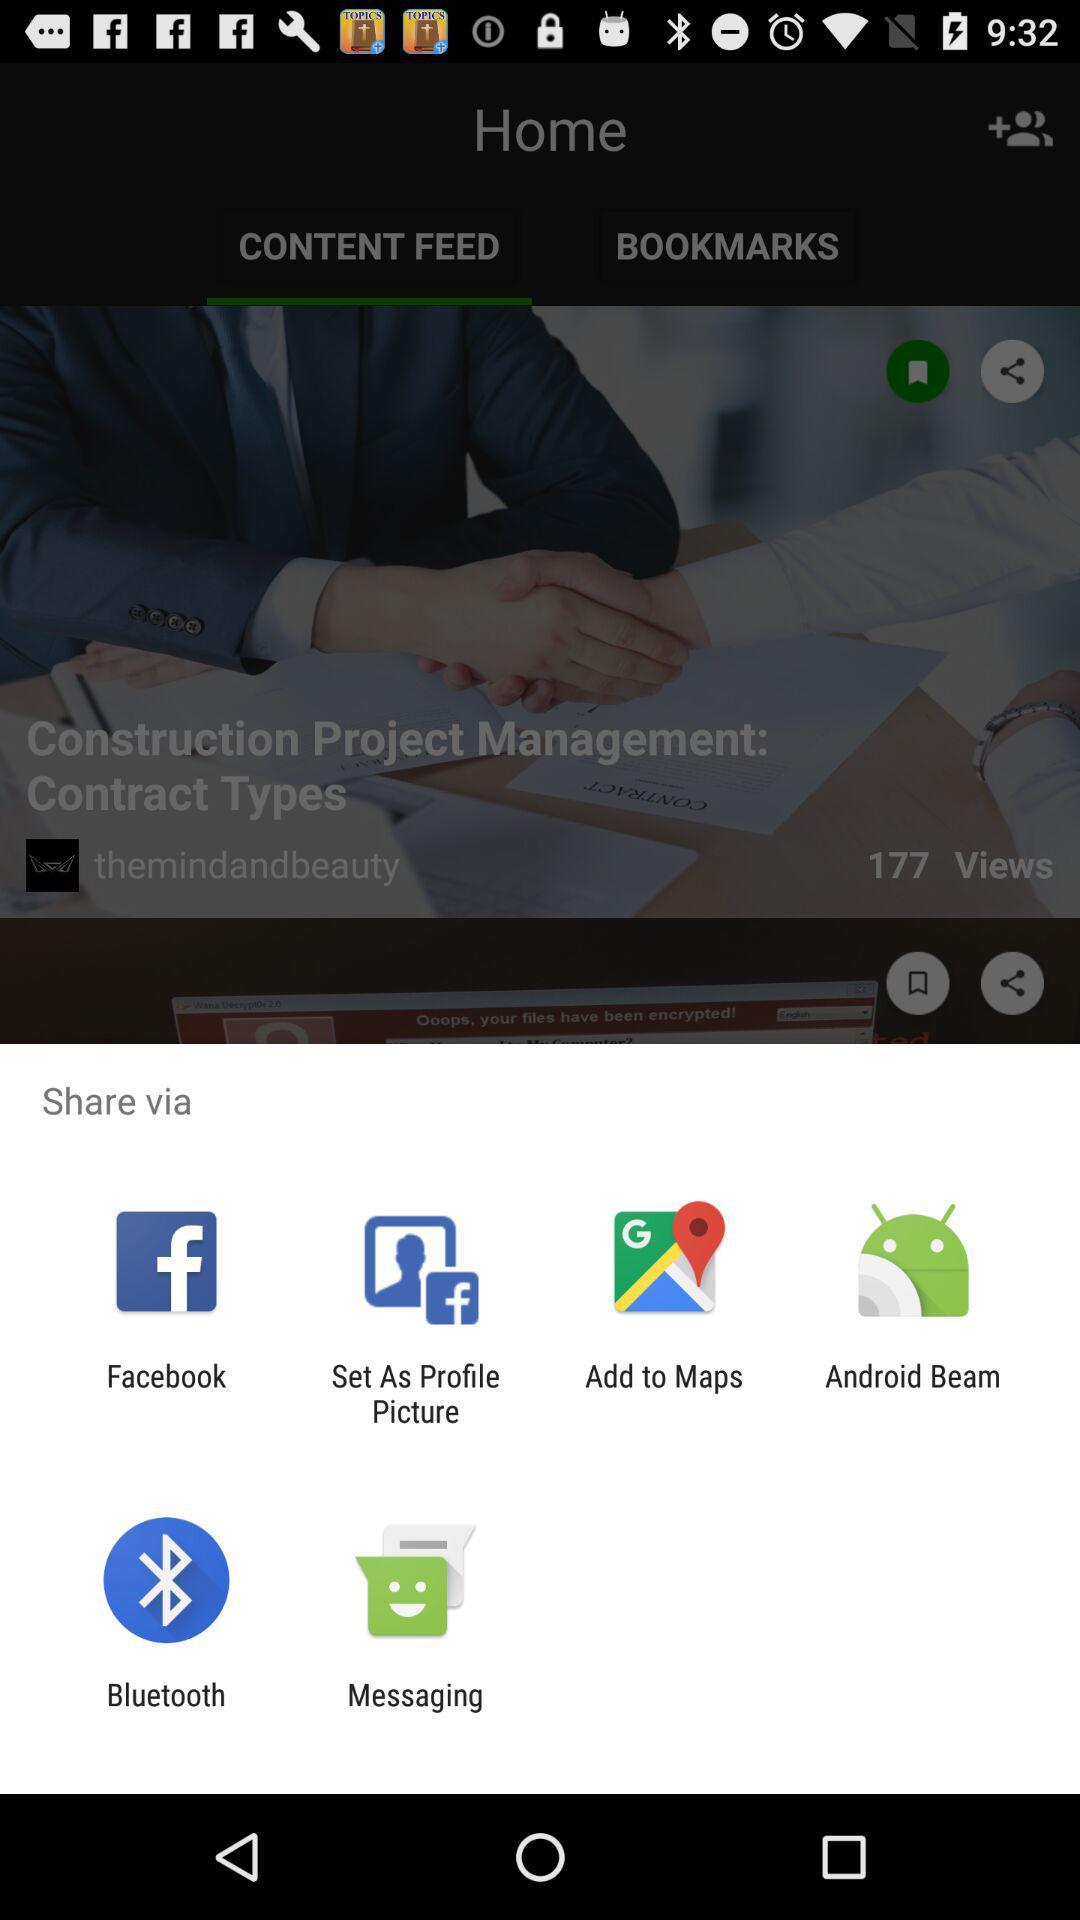 The width and height of the screenshot is (1080, 1920). What do you see at coordinates (913, 1392) in the screenshot?
I see `the android beam at the bottom right corner` at bounding box center [913, 1392].